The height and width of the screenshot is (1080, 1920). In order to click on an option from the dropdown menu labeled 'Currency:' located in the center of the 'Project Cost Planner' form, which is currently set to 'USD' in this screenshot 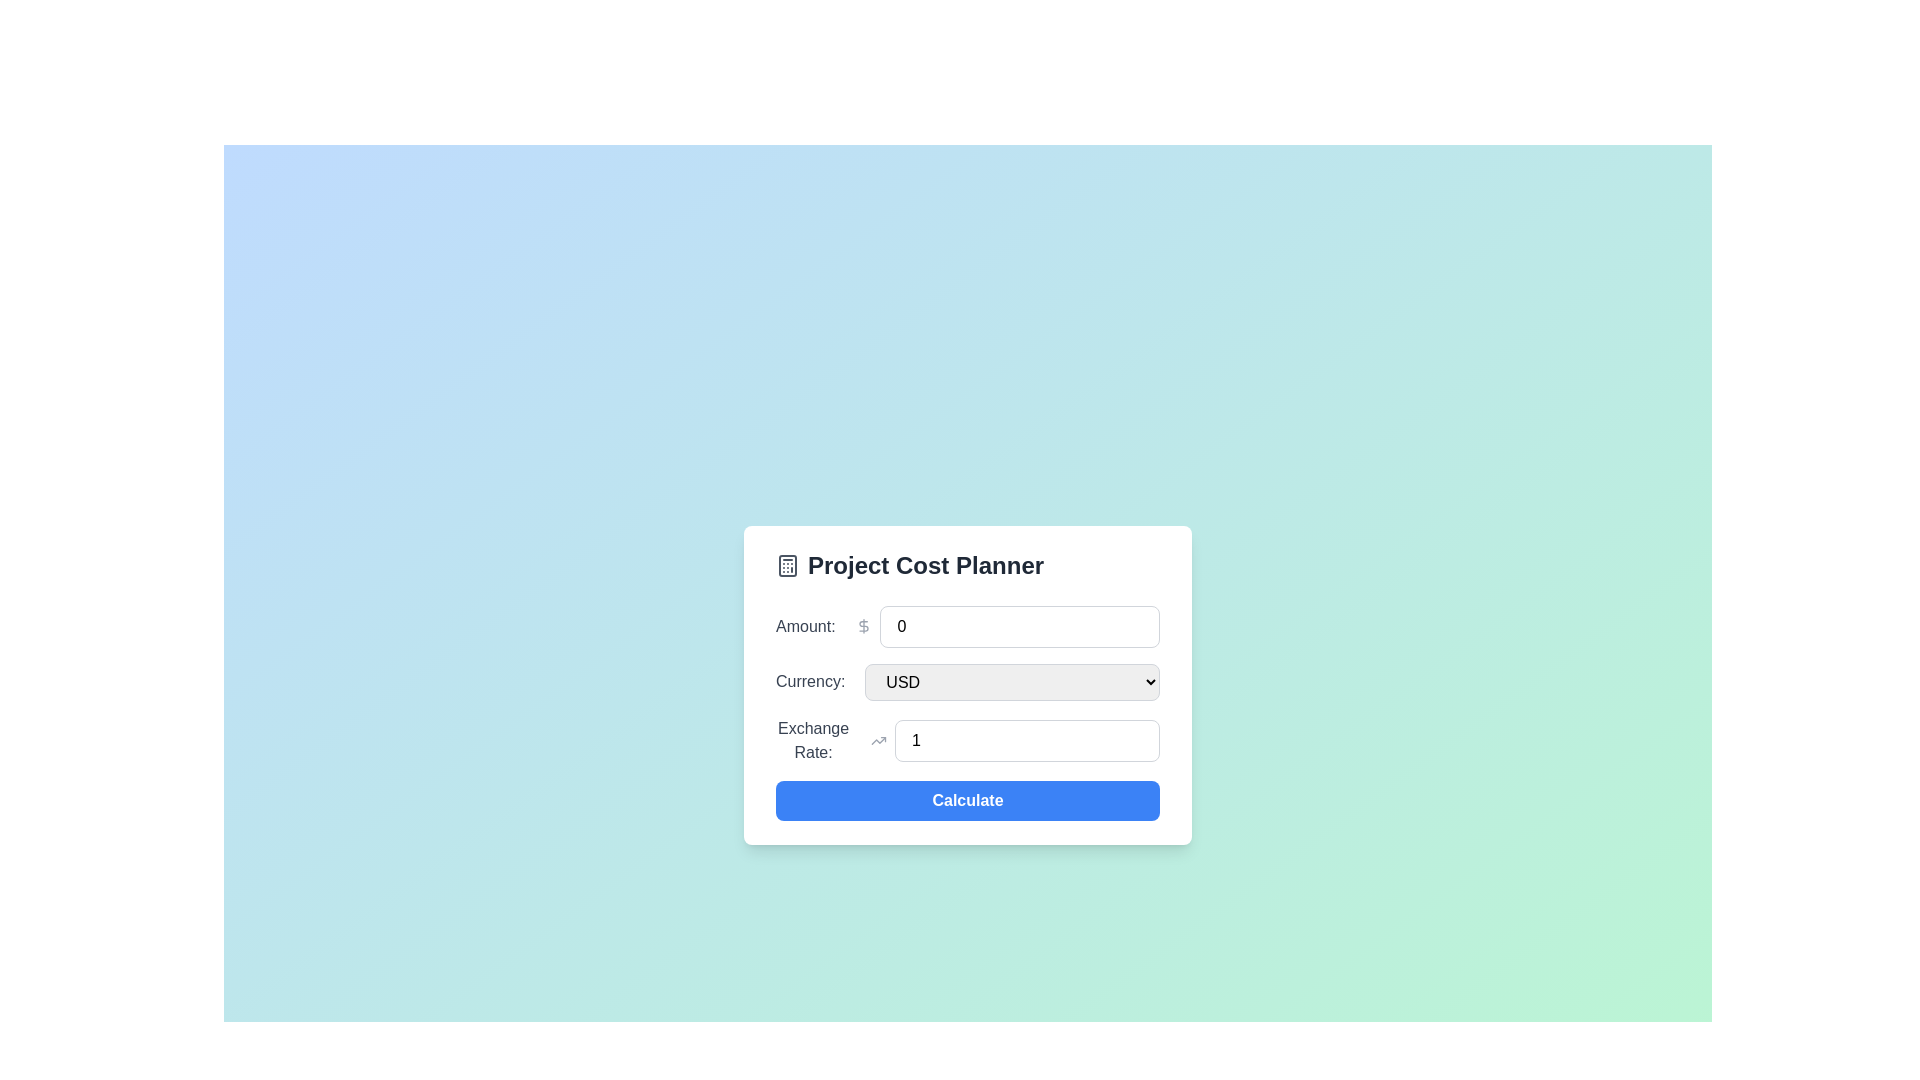, I will do `click(1012, 681)`.